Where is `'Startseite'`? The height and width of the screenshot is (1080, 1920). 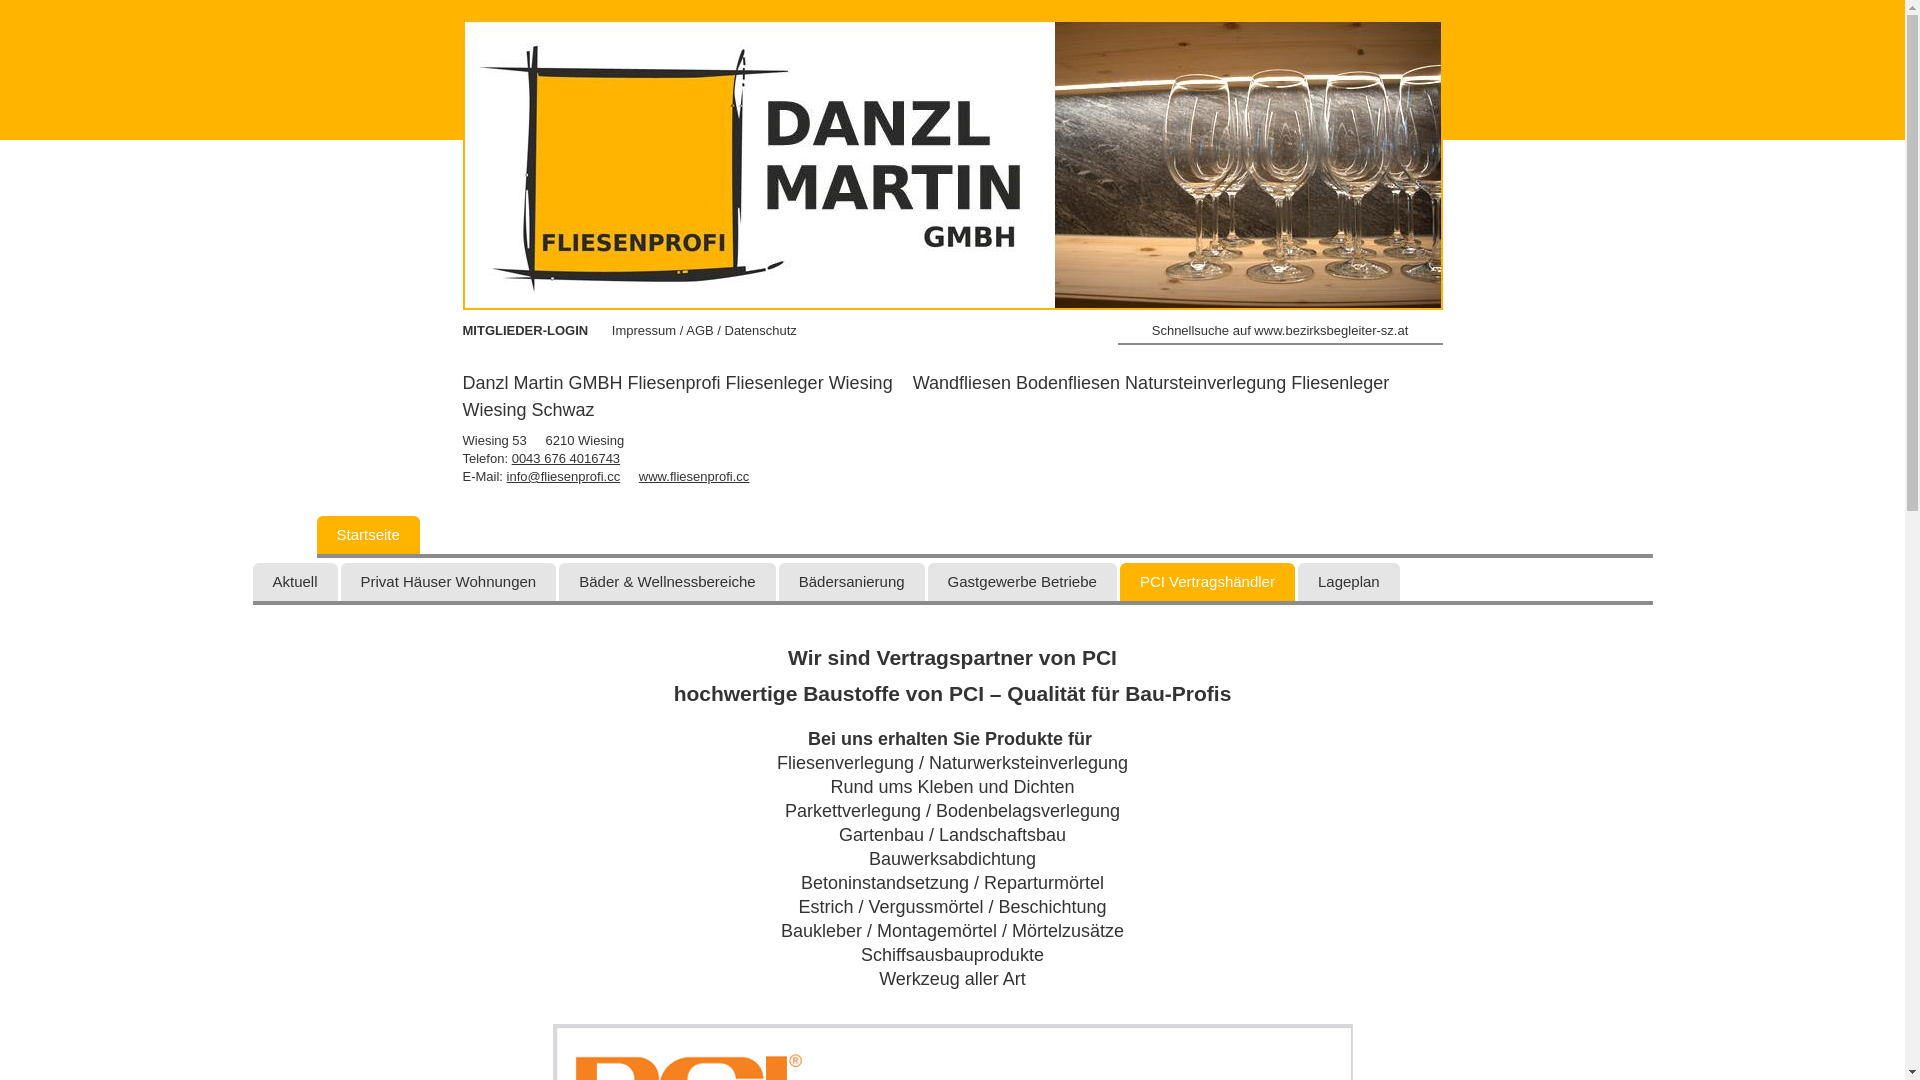 'Startseite' is located at coordinates (367, 534).